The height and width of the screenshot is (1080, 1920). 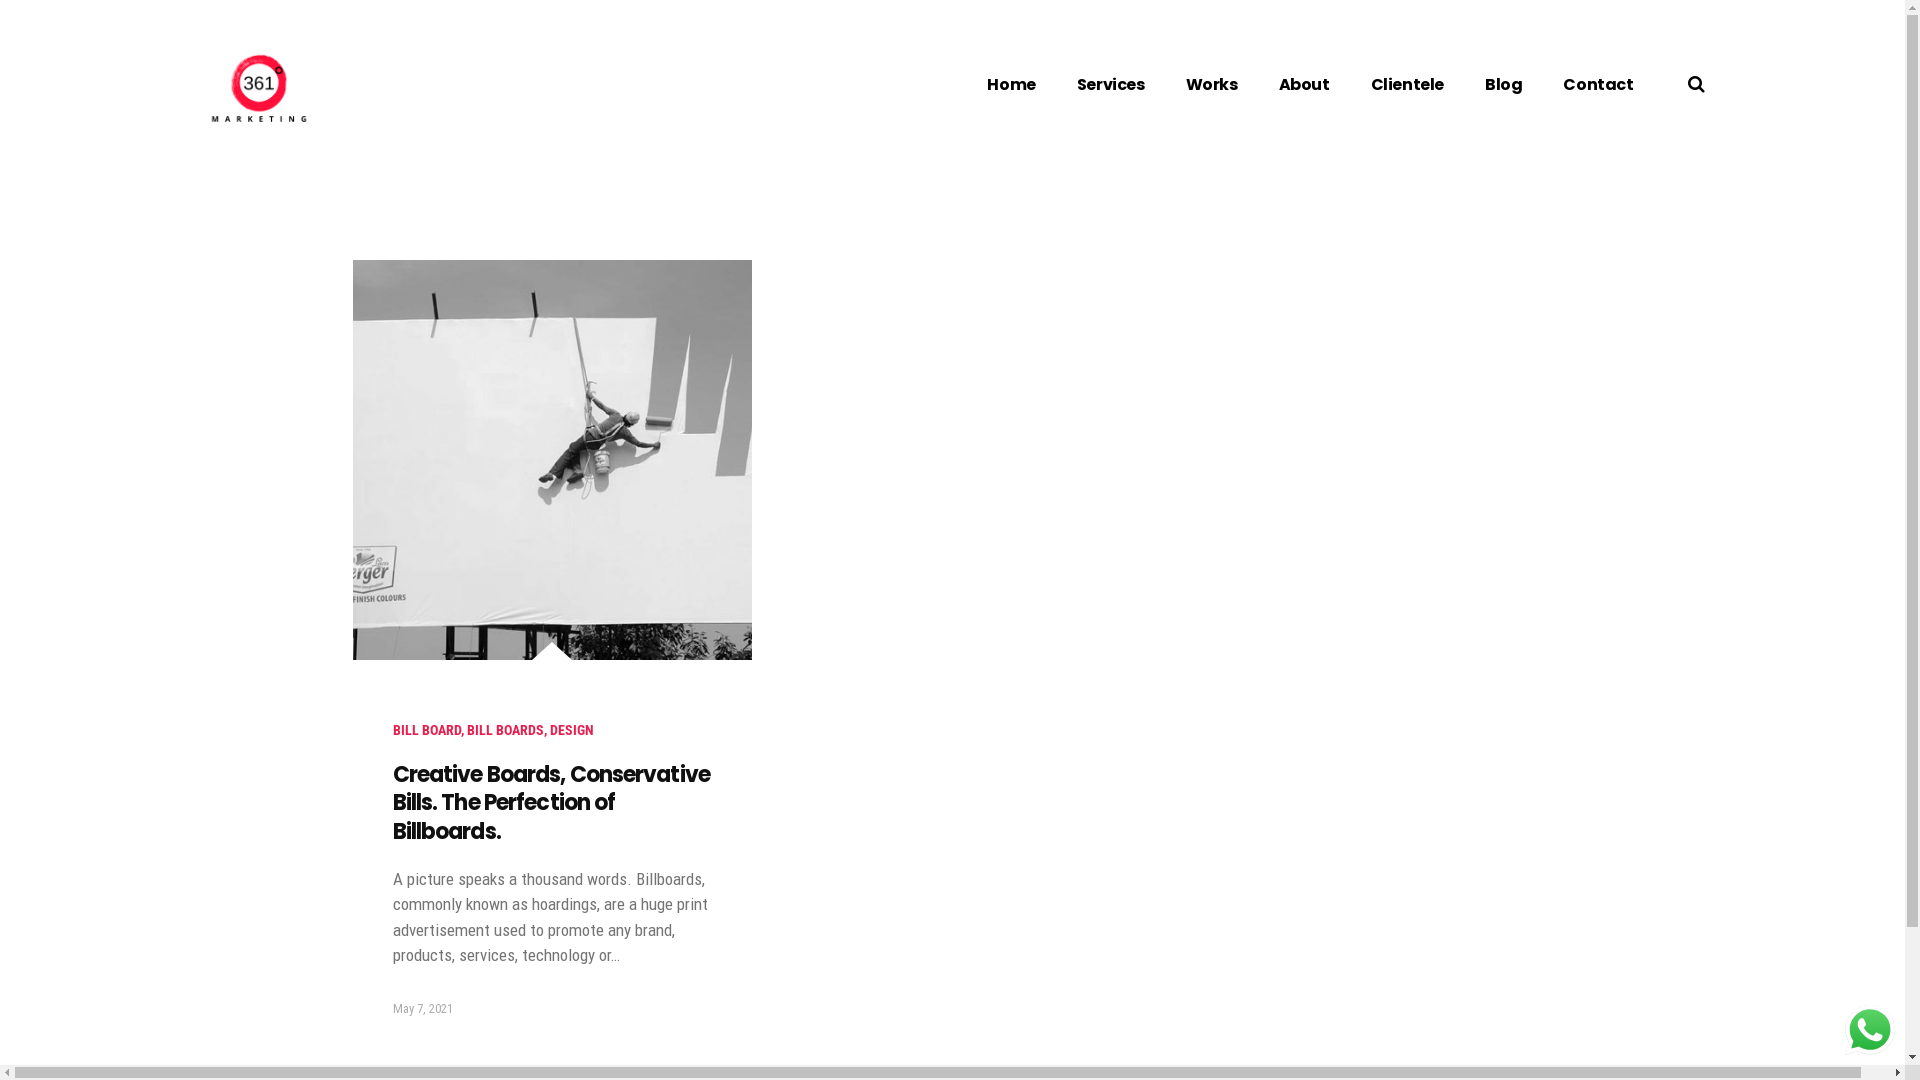 What do you see at coordinates (570, 729) in the screenshot?
I see `'DESIGN'` at bounding box center [570, 729].